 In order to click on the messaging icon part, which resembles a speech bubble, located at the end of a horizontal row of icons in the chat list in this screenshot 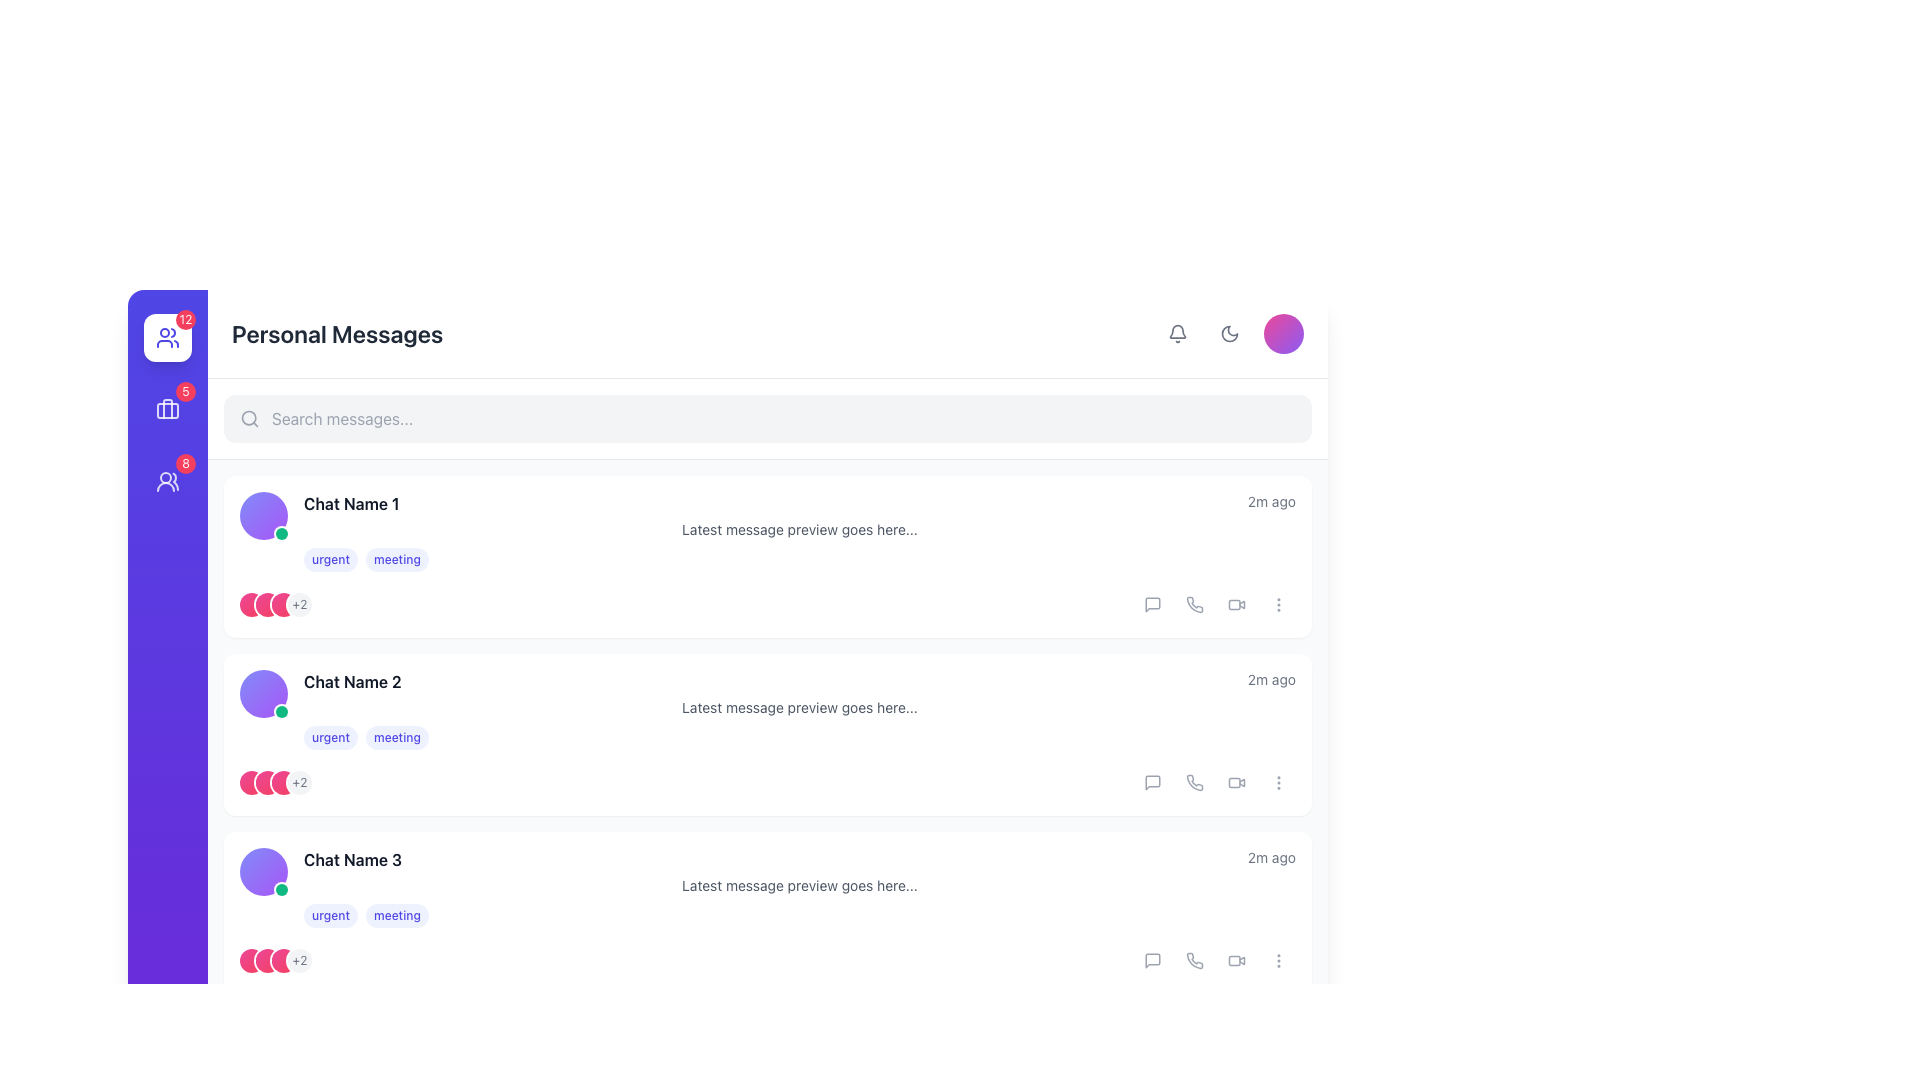, I will do `click(1152, 959)`.